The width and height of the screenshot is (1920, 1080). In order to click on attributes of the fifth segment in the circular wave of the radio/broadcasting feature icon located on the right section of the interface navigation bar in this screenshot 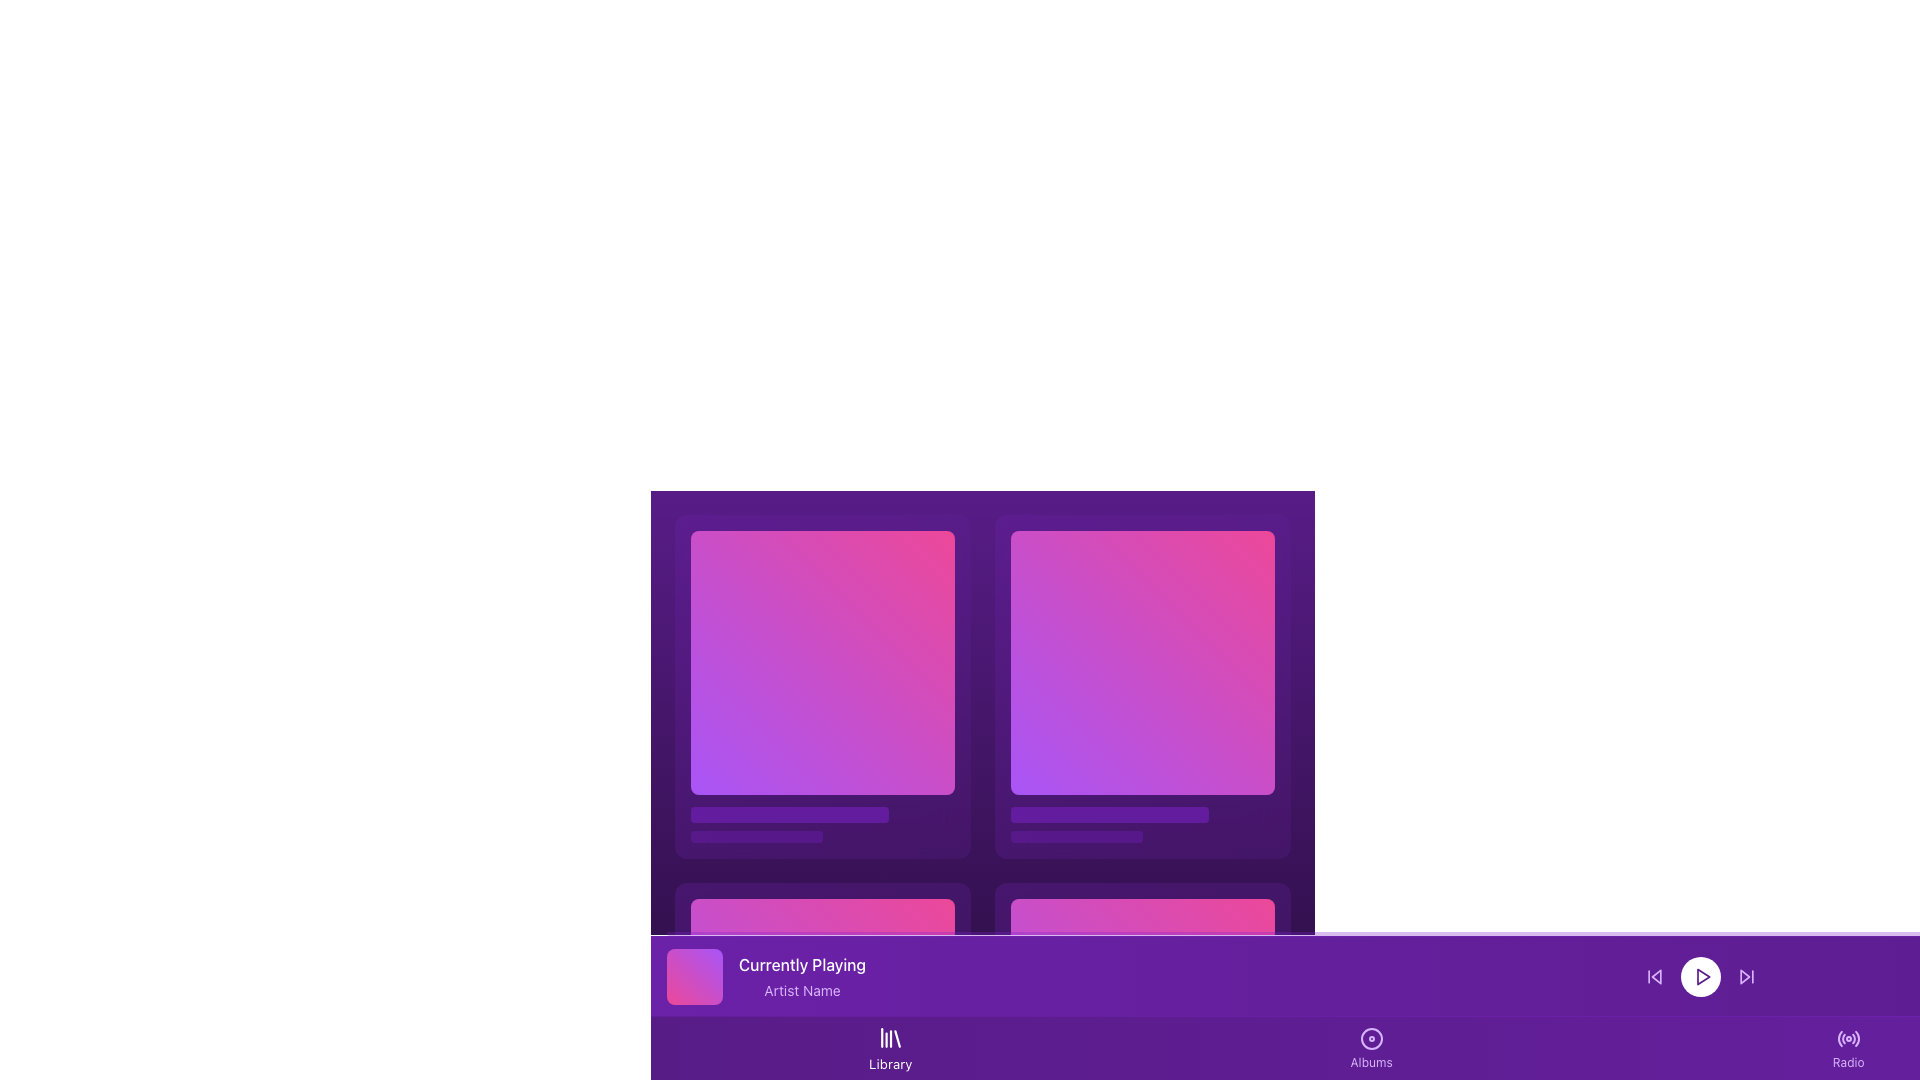, I will do `click(1856, 1037)`.